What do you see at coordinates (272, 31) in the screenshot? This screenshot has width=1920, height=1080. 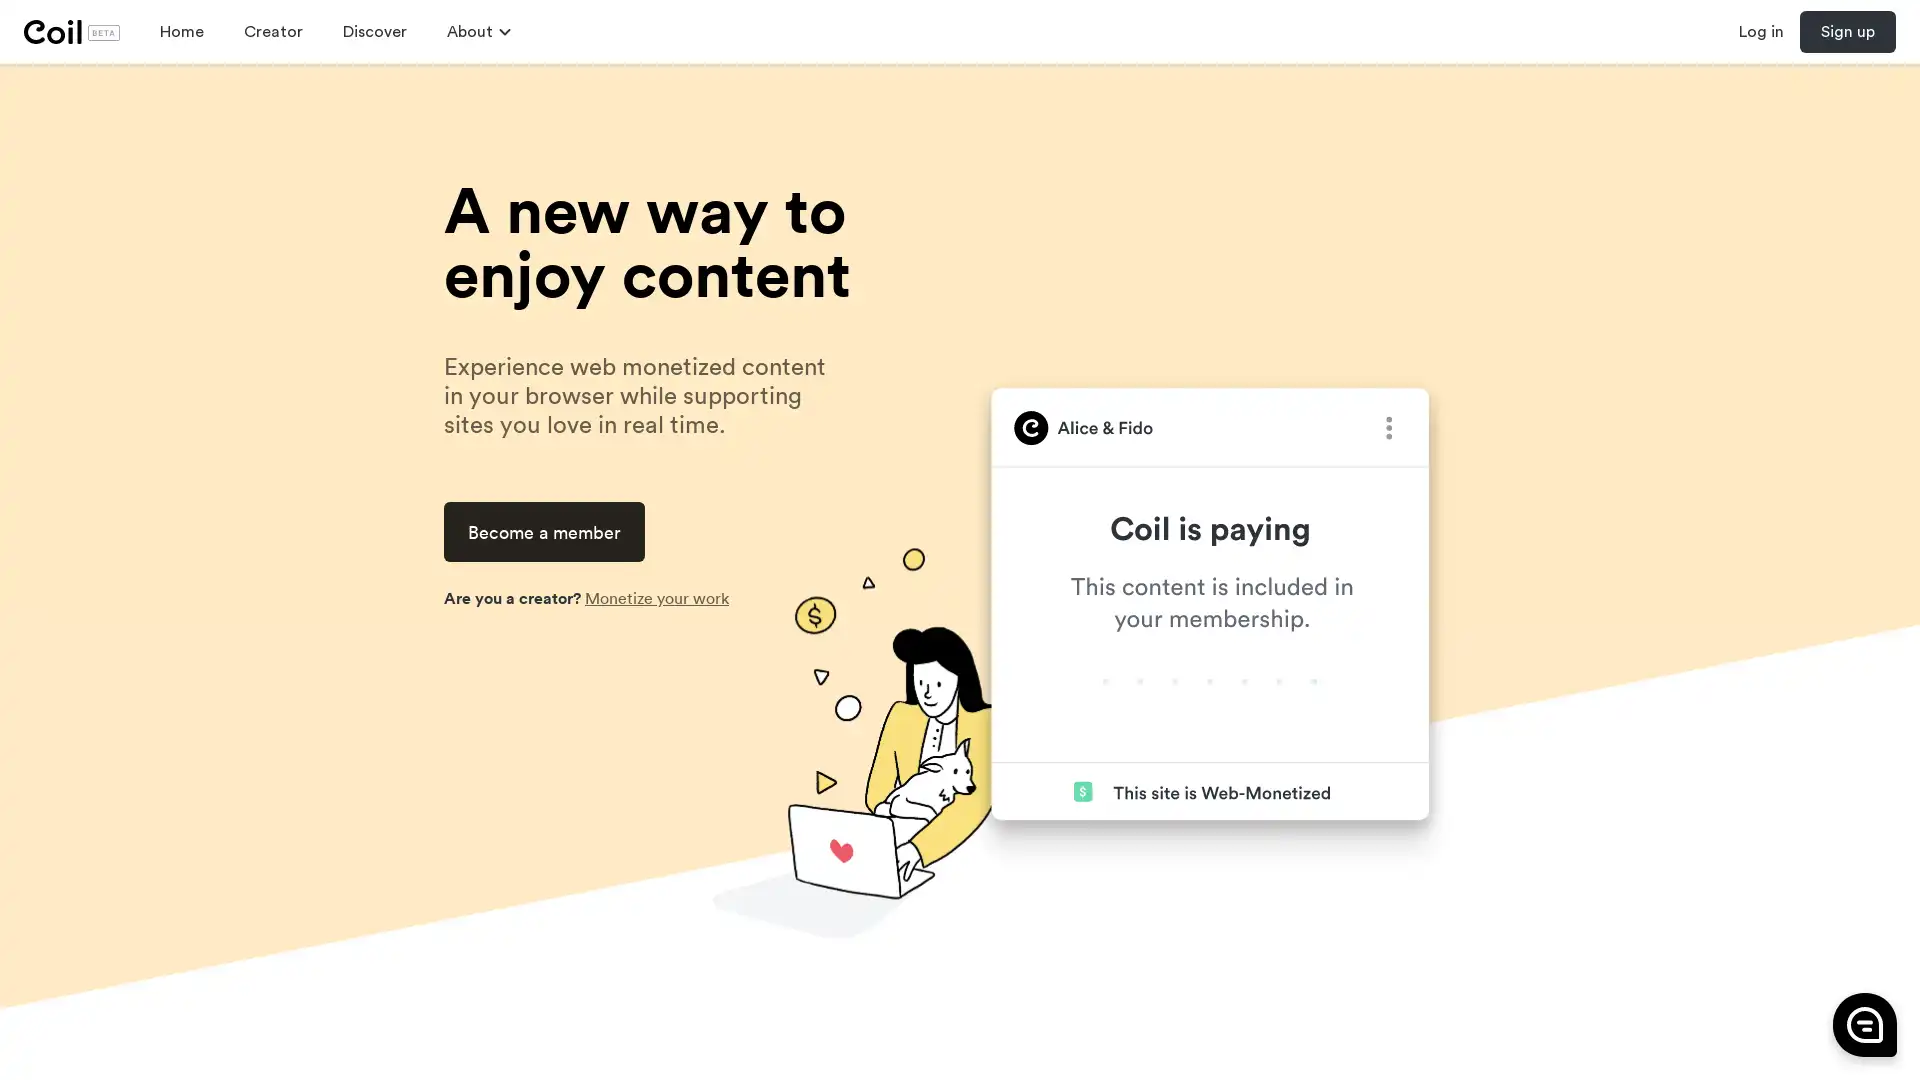 I see `Creator` at bounding box center [272, 31].